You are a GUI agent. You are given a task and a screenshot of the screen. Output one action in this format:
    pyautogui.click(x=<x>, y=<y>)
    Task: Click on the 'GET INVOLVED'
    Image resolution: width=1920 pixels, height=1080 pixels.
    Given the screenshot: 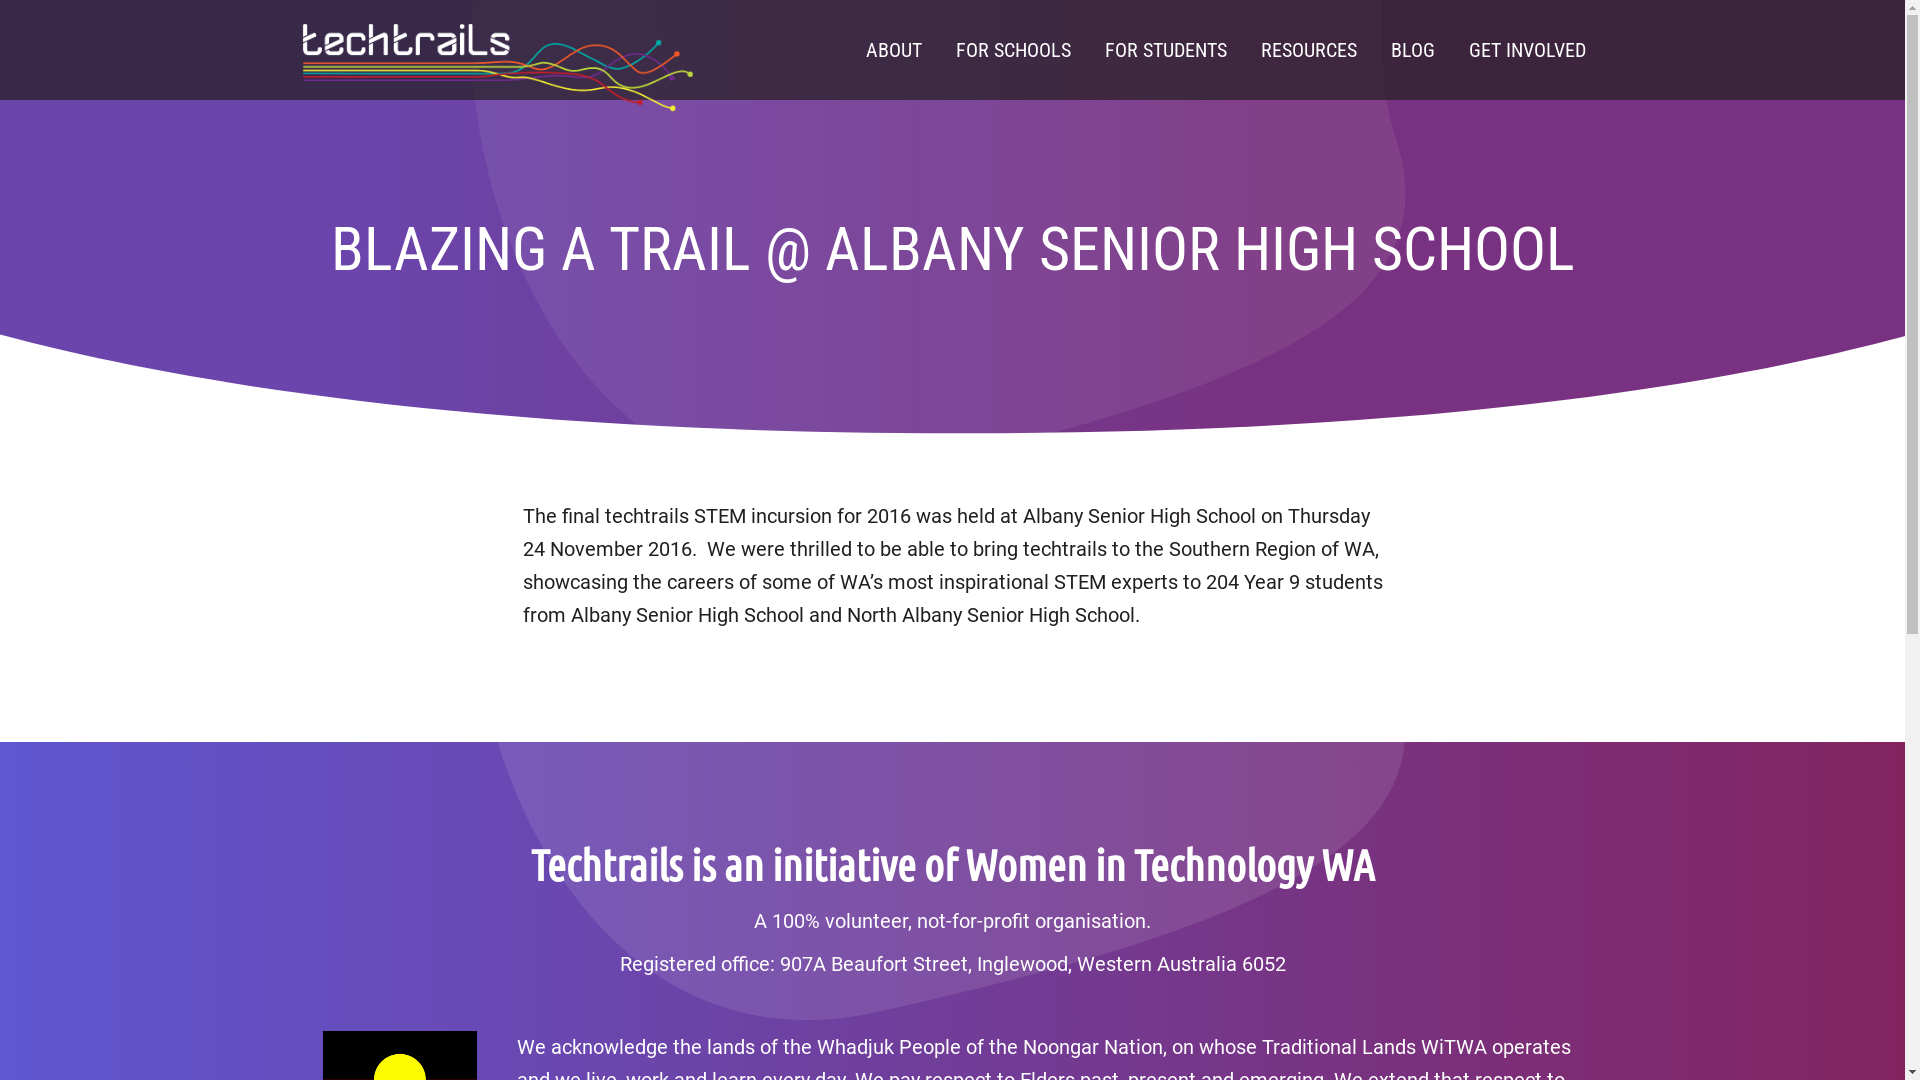 What is the action you would take?
    pyautogui.click(x=1526, y=49)
    